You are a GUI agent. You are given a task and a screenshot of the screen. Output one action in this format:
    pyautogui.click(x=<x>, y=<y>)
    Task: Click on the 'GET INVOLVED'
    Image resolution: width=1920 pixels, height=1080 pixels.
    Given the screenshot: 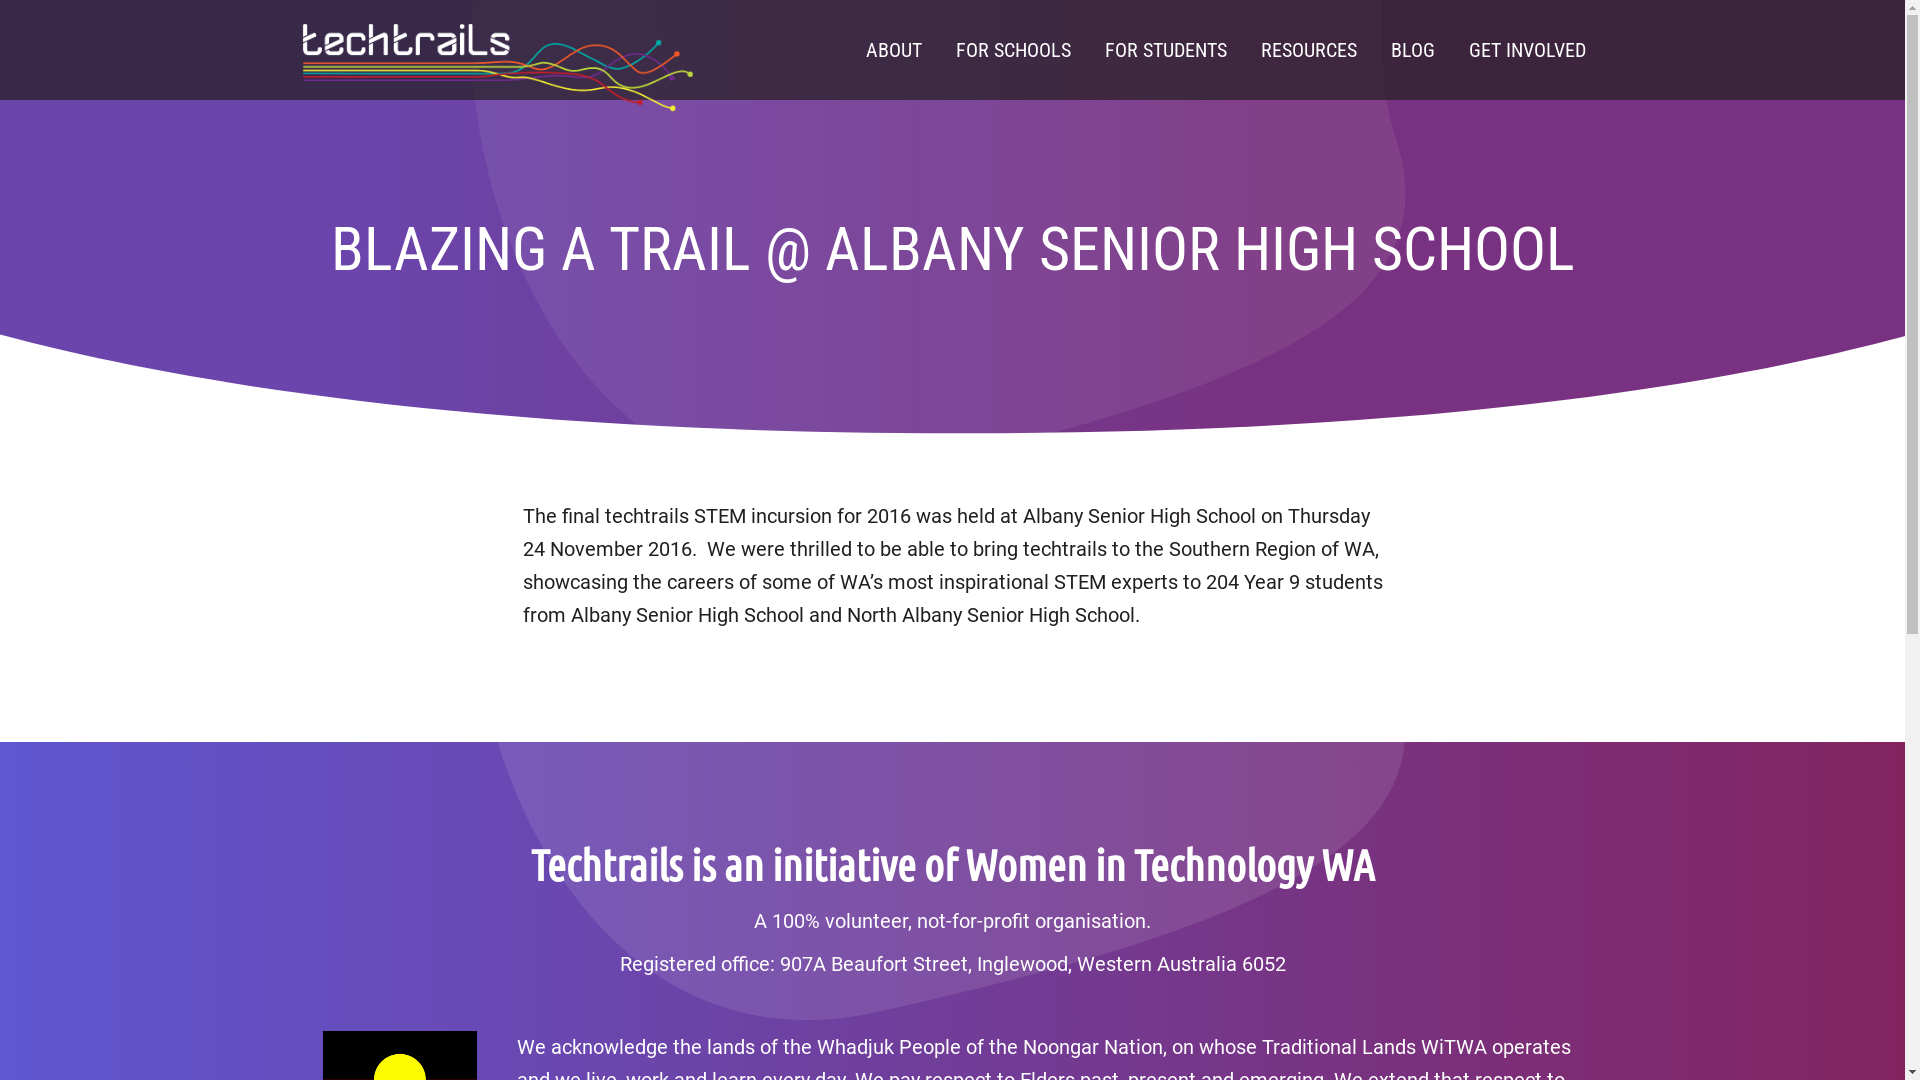 What is the action you would take?
    pyautogui.click(x=1526, y=49)
    